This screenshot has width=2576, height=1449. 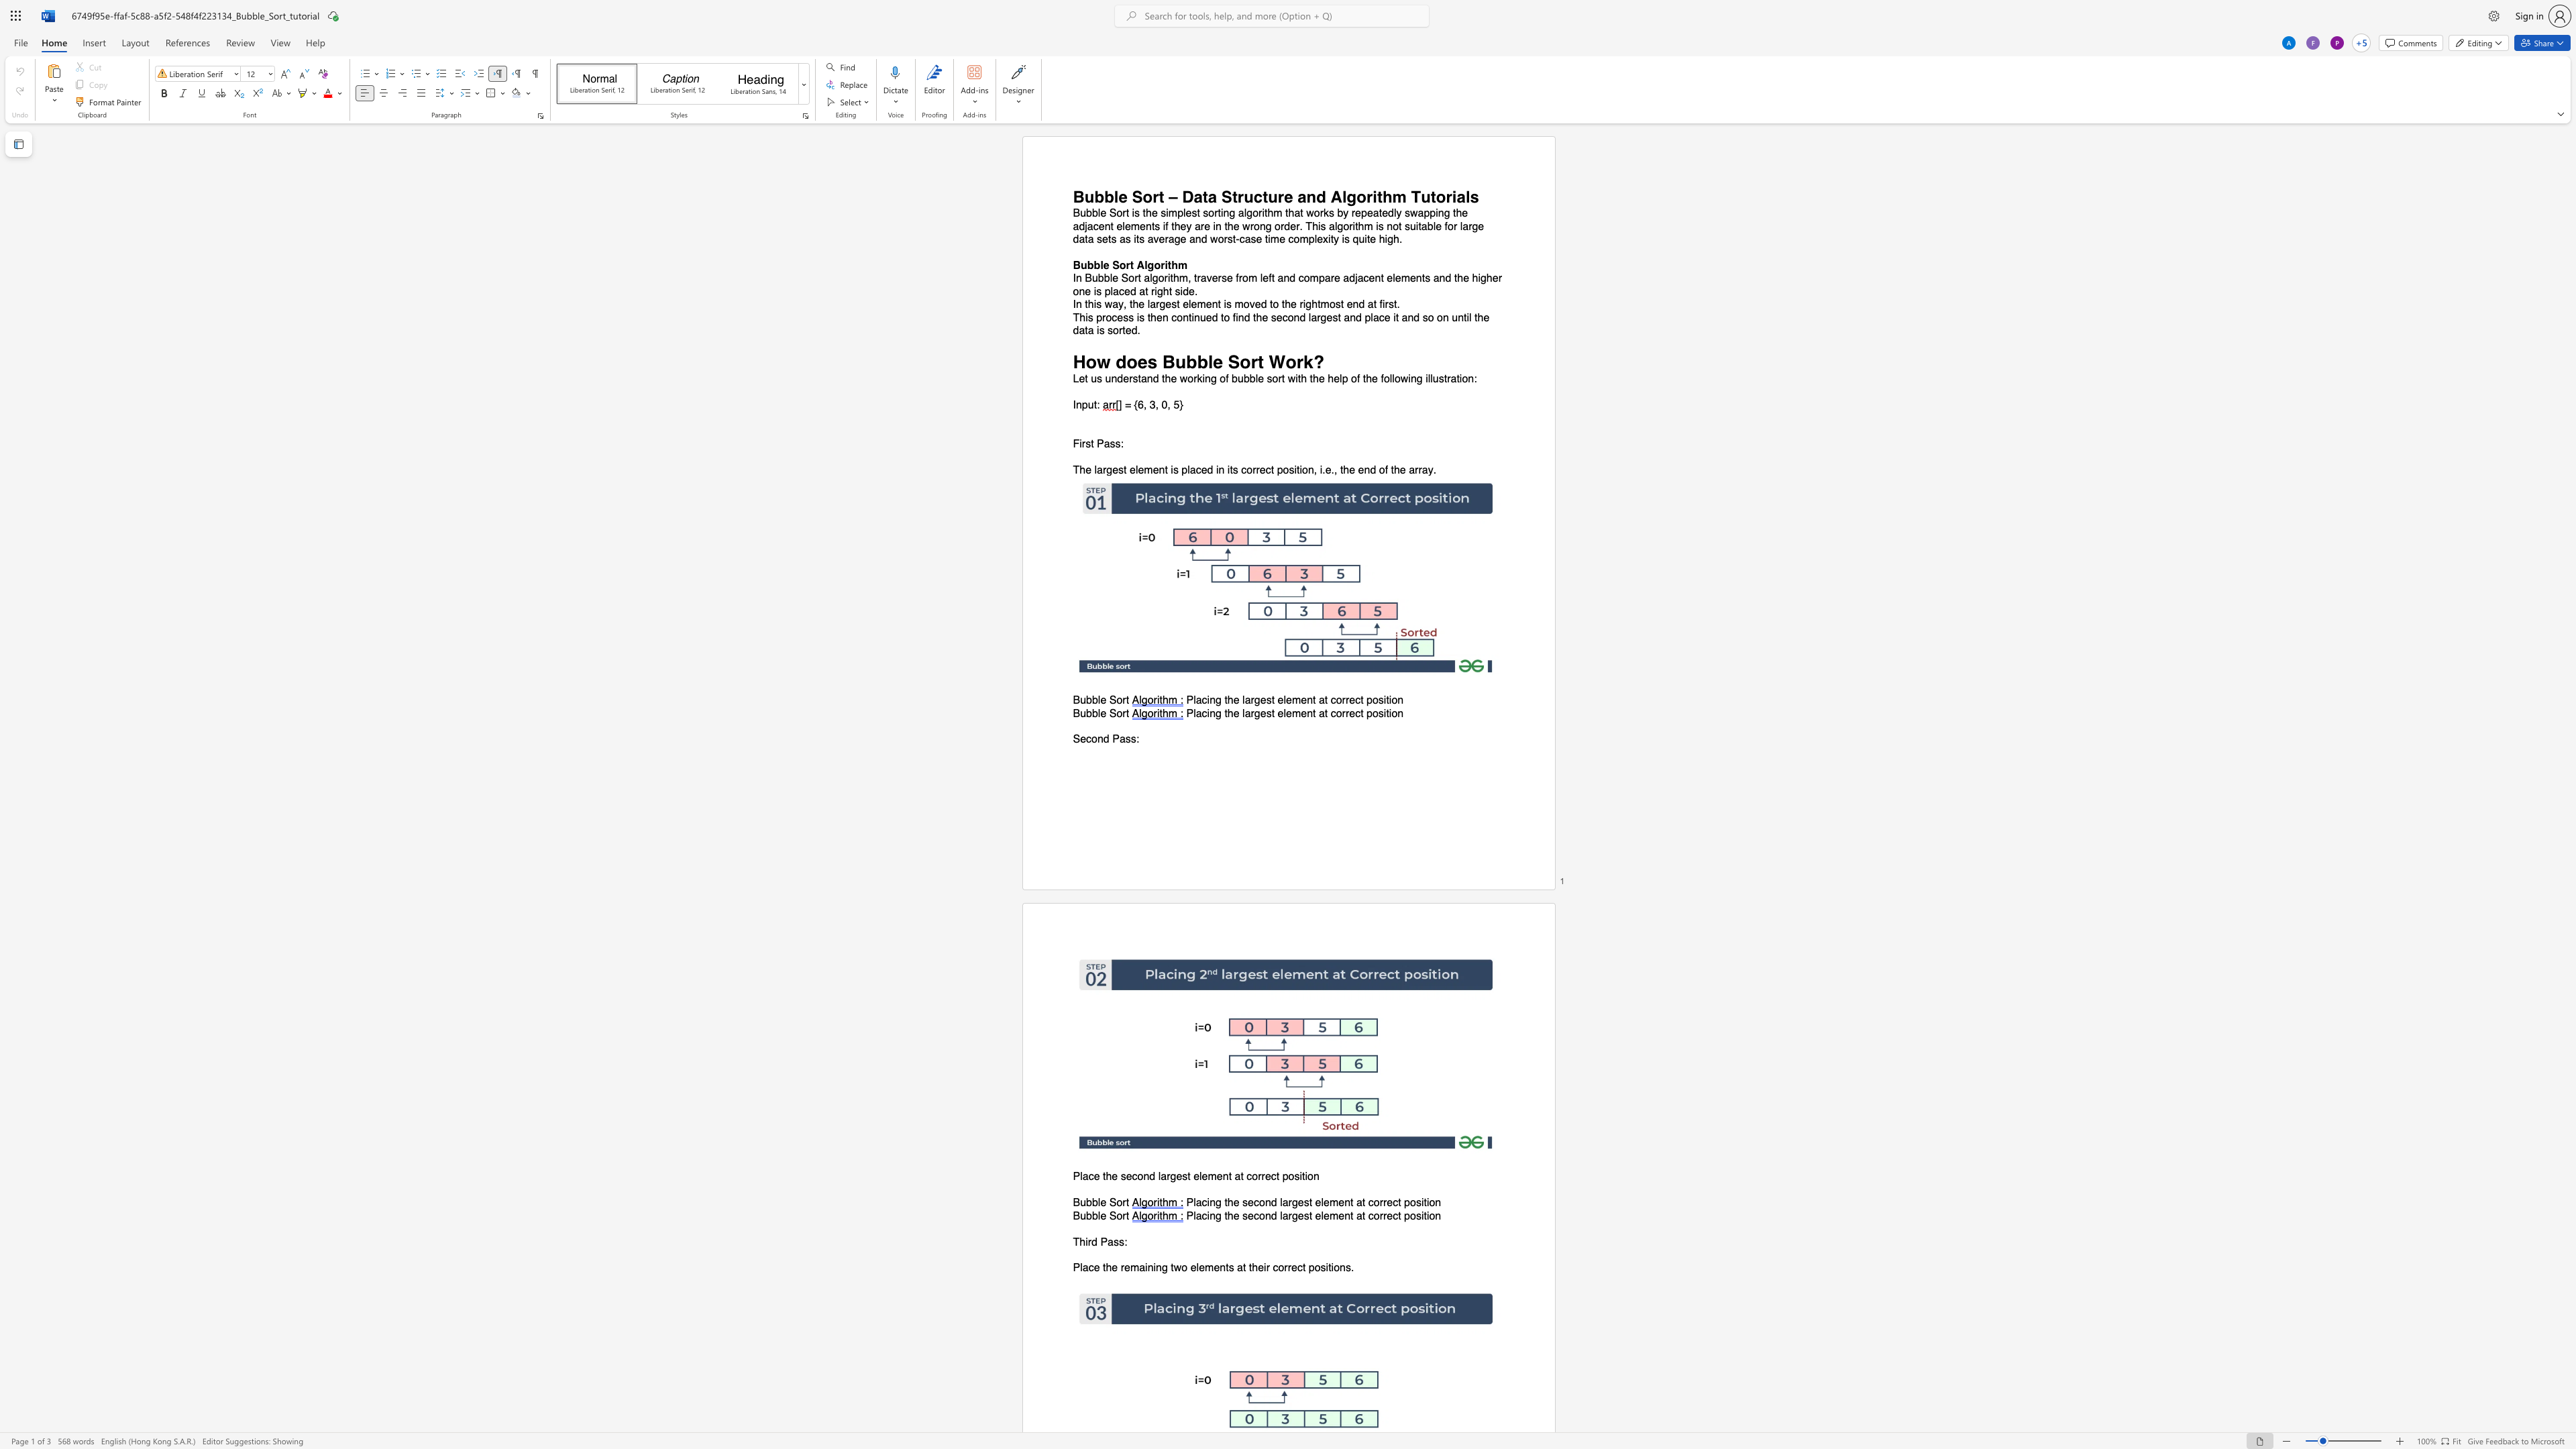 What do you see at coordinates (1271, 470) in the screenshot?
I see `the 4th character "t" in the text` at bounding box center [1271, 470].